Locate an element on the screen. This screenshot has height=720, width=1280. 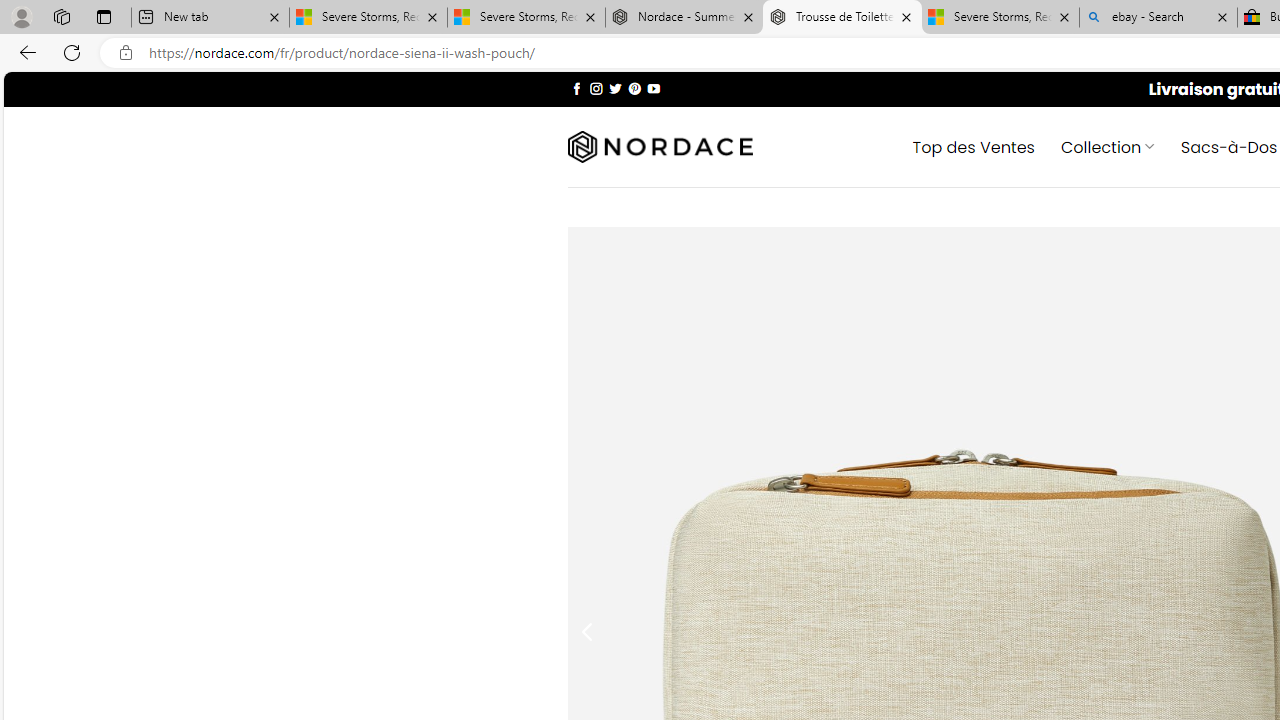
' Top des Ventes' is located at coordinates (973, 145).